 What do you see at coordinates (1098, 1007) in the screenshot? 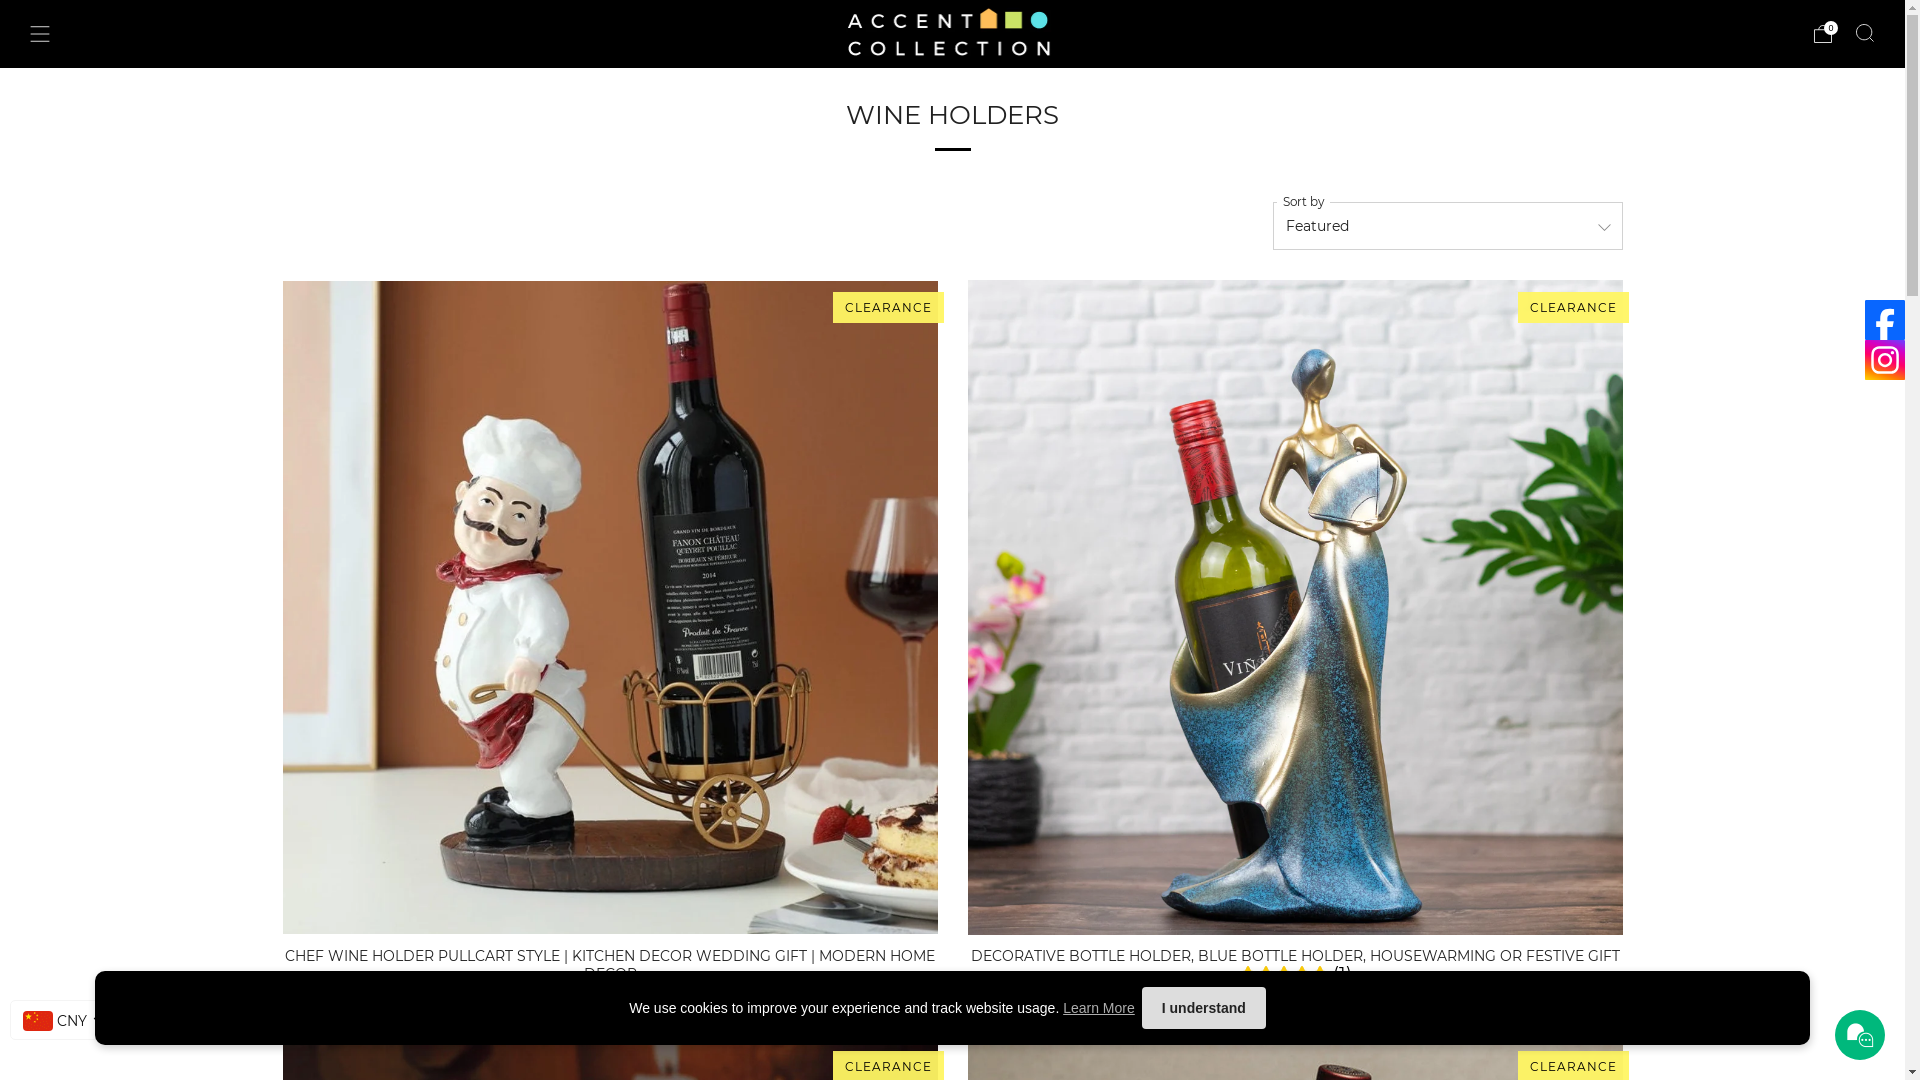
I see `'Learn More'` at bounding box center [1098, 1007].